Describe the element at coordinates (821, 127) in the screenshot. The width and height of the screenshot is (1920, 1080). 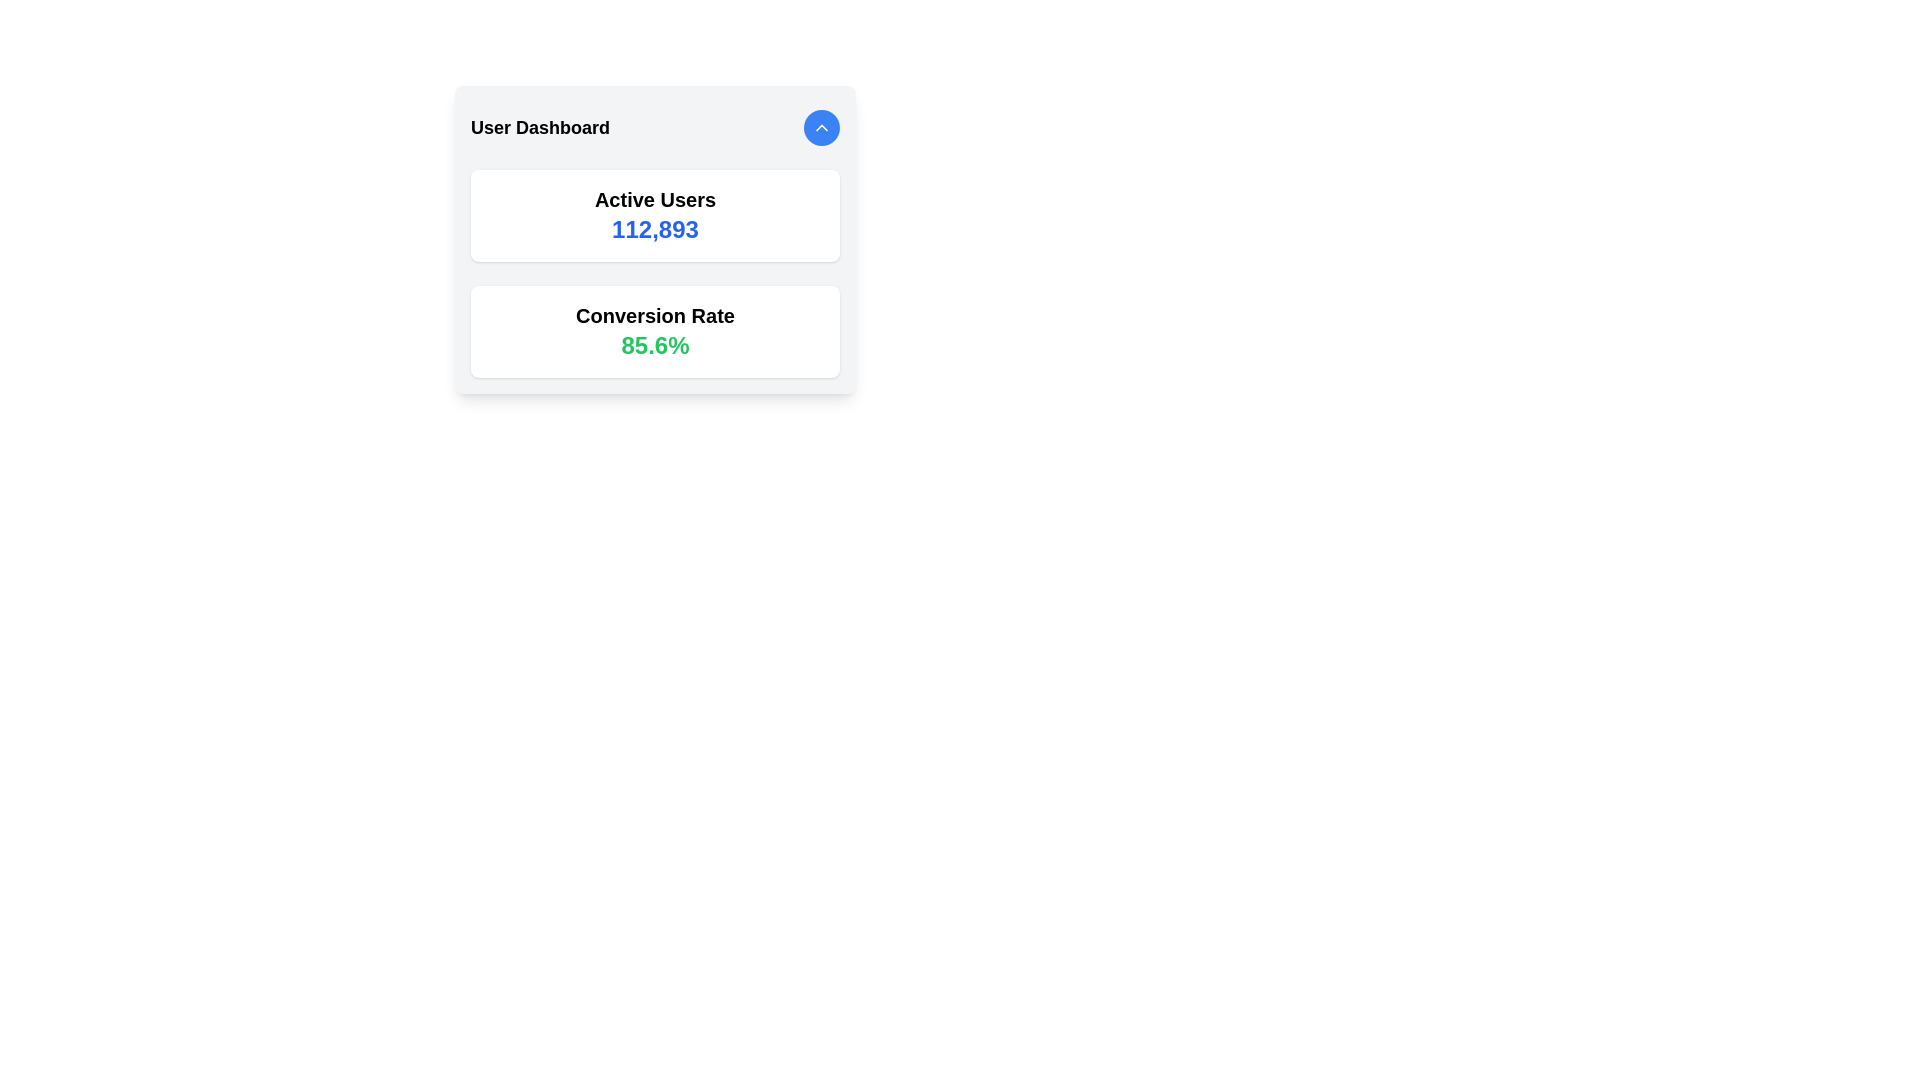
I see `the circular blue button with a white upwards-pointing chevron icon located at the upper right corner of the header section labeled 'User Dashboard'` at that location.